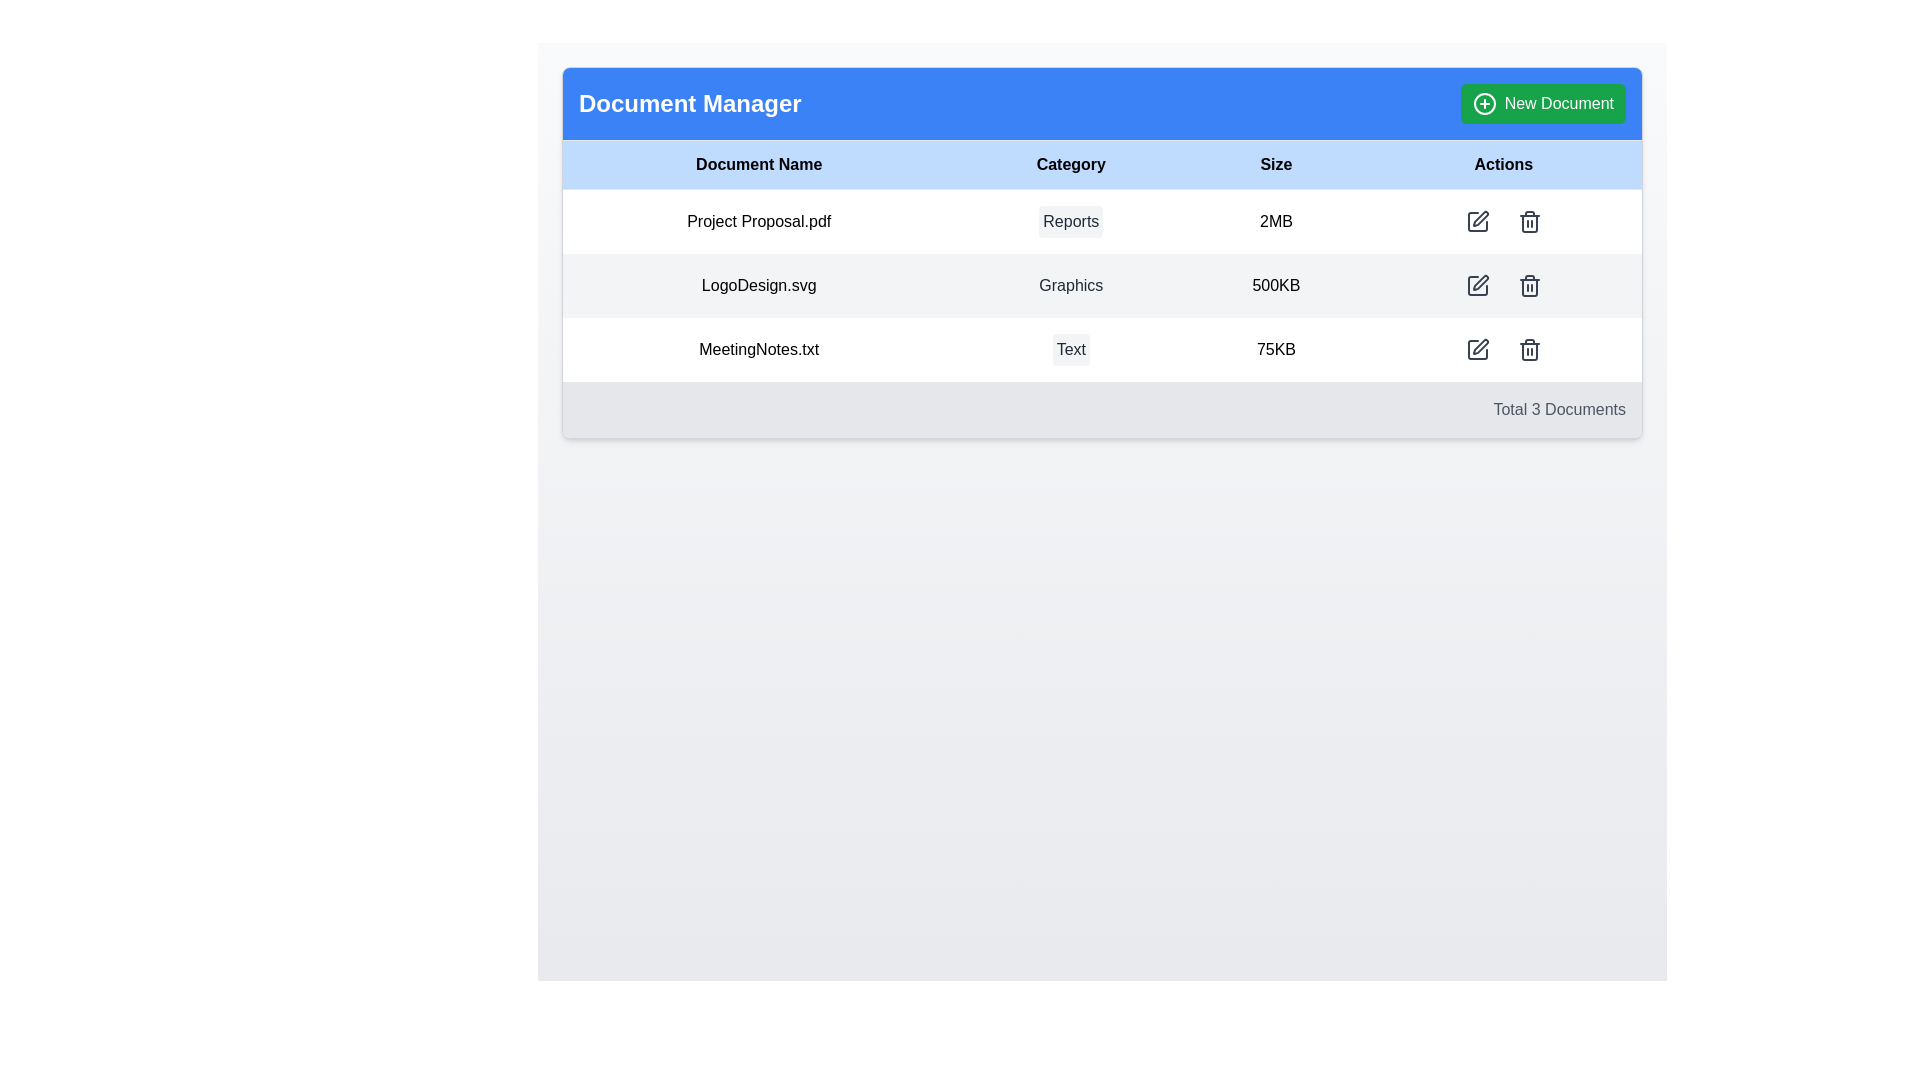 The width and height of the screenshot is (1920, 1080). What do you see at coordinates (1479, 346) in the screenshot?
I see `the edit icon shaped like a pen located in the 'Actions' column of the table, in the third row corresponding to the 'MeetingNotes.txt' document` at bounding box center [1479, 346].